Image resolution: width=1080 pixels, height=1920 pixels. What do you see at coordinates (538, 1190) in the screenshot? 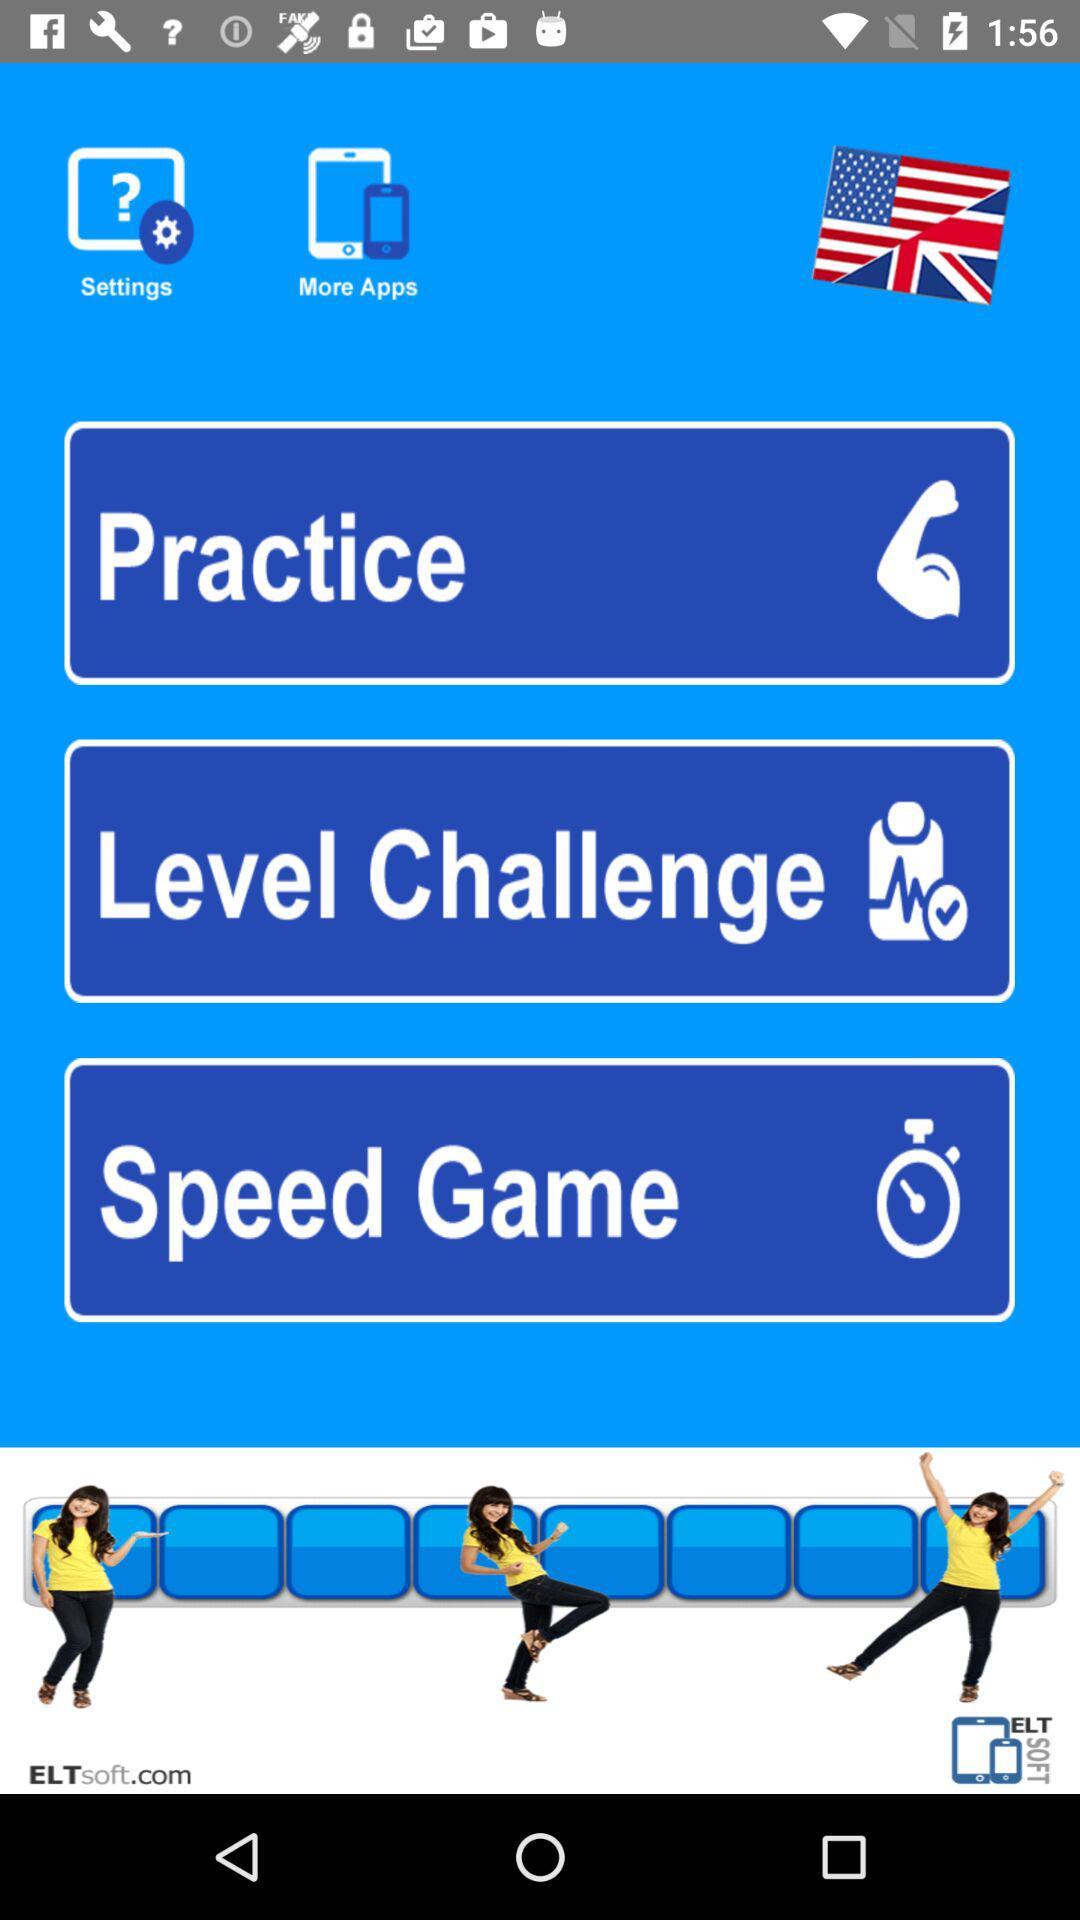
I see `the speed game` at bounding box center [538, 1190].